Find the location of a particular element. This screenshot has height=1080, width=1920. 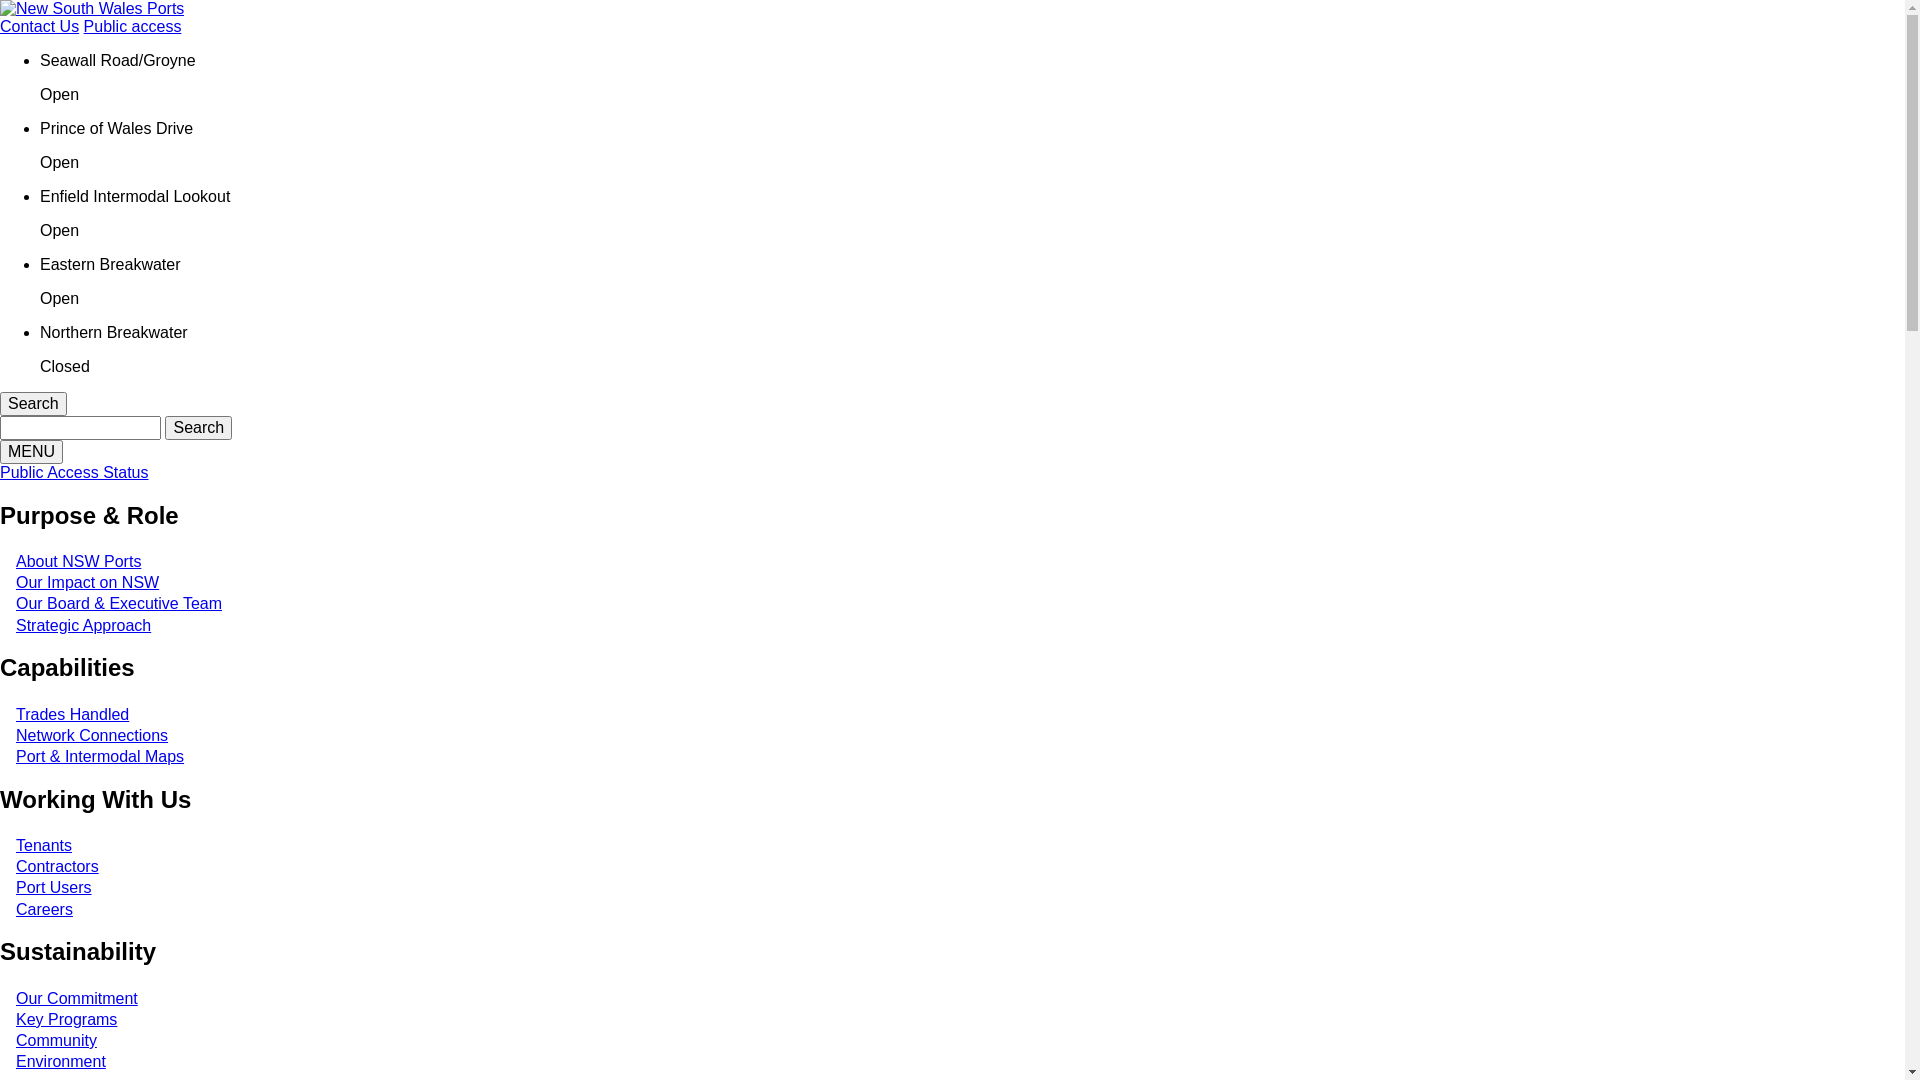

'Network Connections' is located at coordinates (15, 735).